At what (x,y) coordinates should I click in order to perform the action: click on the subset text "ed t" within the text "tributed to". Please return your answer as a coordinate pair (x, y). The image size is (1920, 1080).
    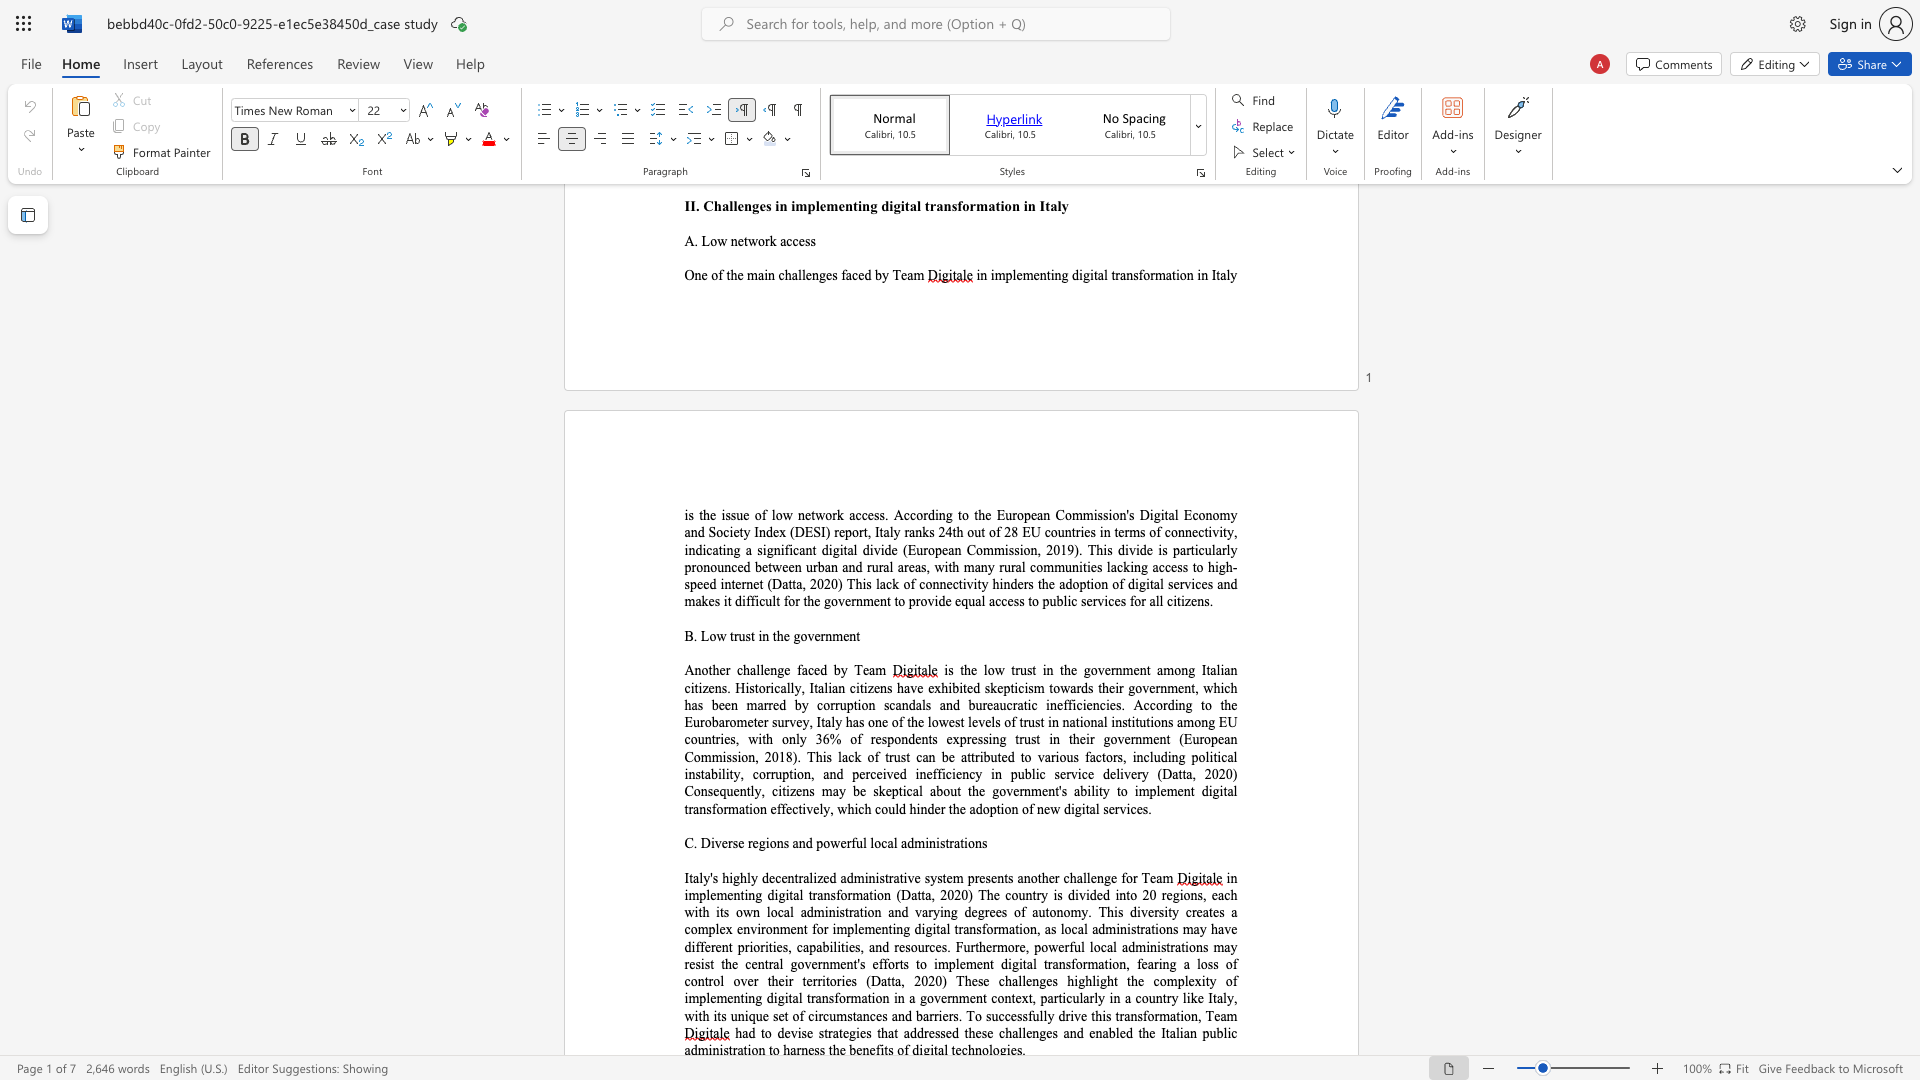
    Looking at the image, I should click on (1001, 757).